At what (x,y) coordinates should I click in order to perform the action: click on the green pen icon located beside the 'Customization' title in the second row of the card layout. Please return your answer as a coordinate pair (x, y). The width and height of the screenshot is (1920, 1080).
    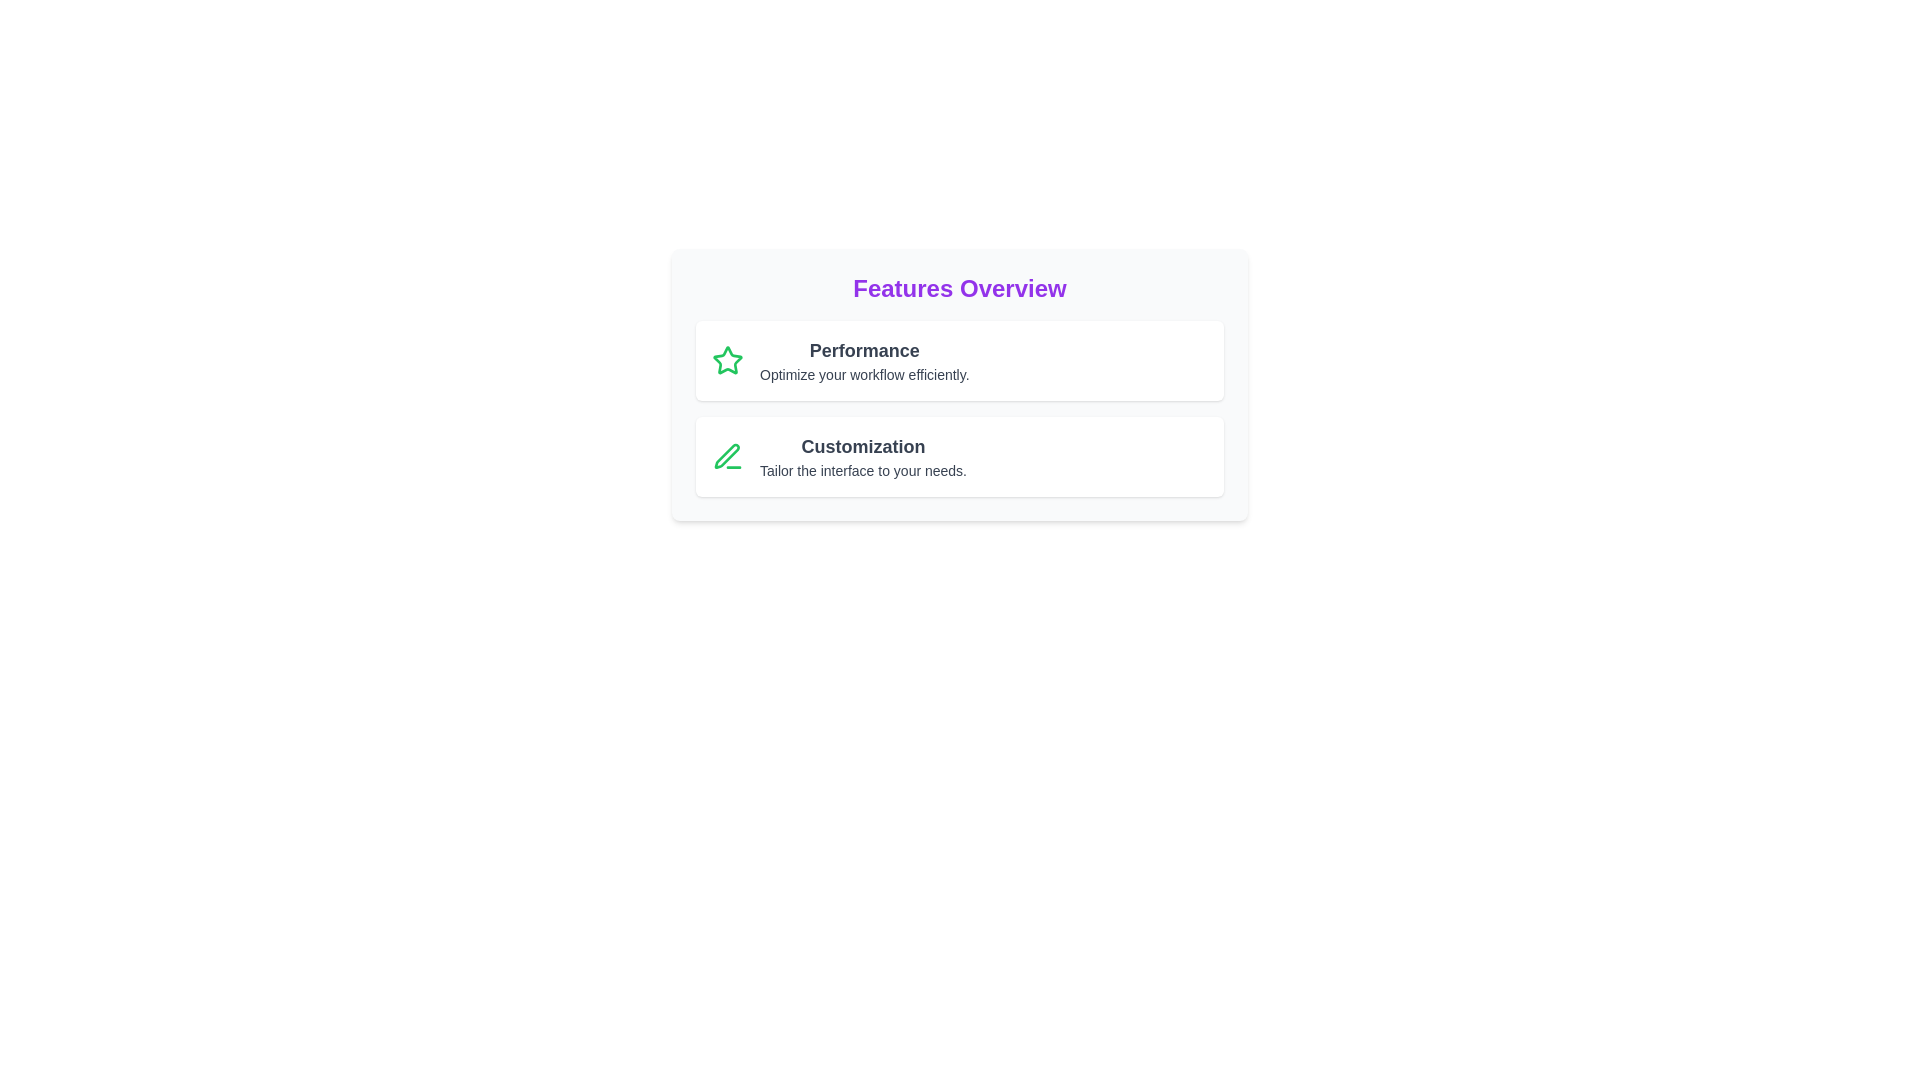
    Looking at the image, I should click on (726, 456).